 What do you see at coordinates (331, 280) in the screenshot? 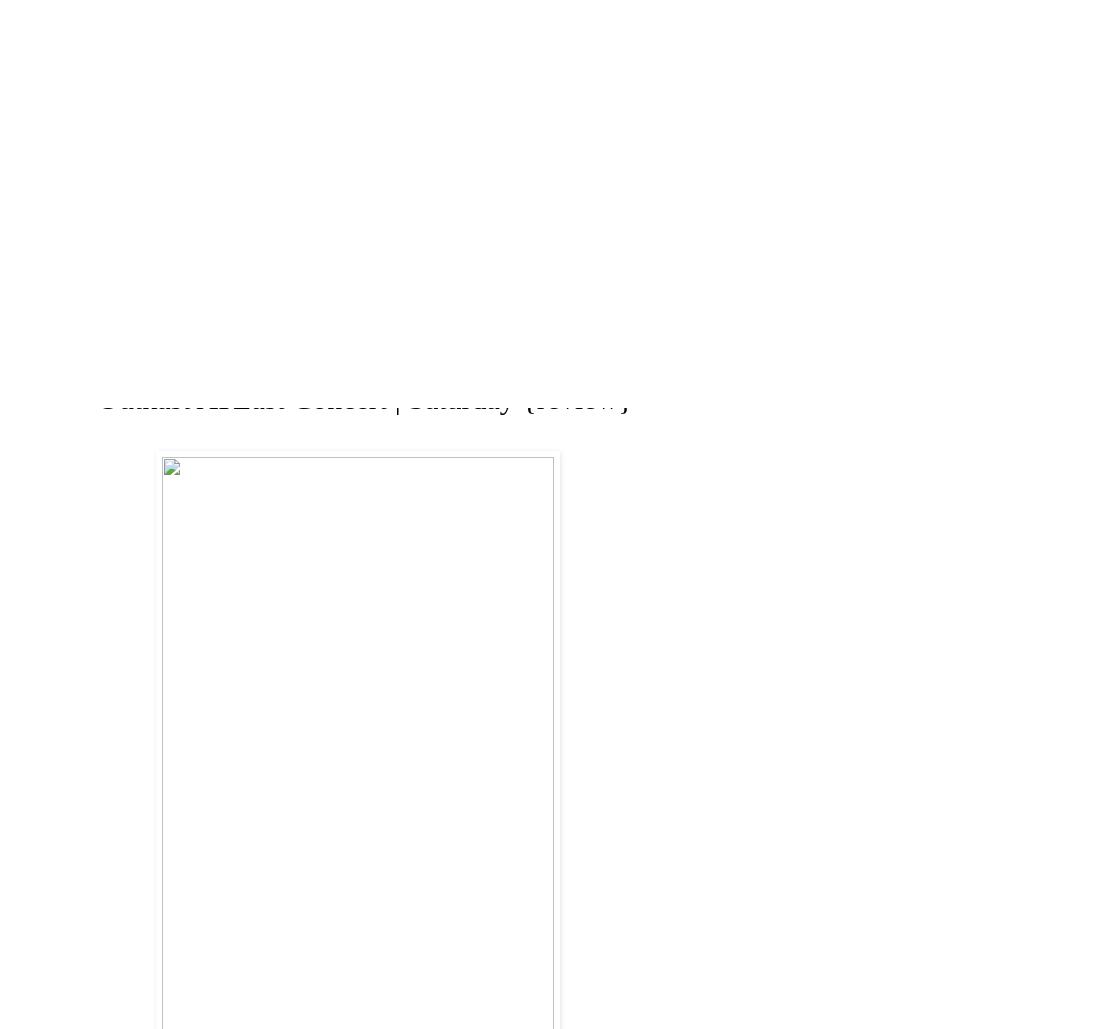
I see `'ABOUT'` at bounding box center [331, 280].